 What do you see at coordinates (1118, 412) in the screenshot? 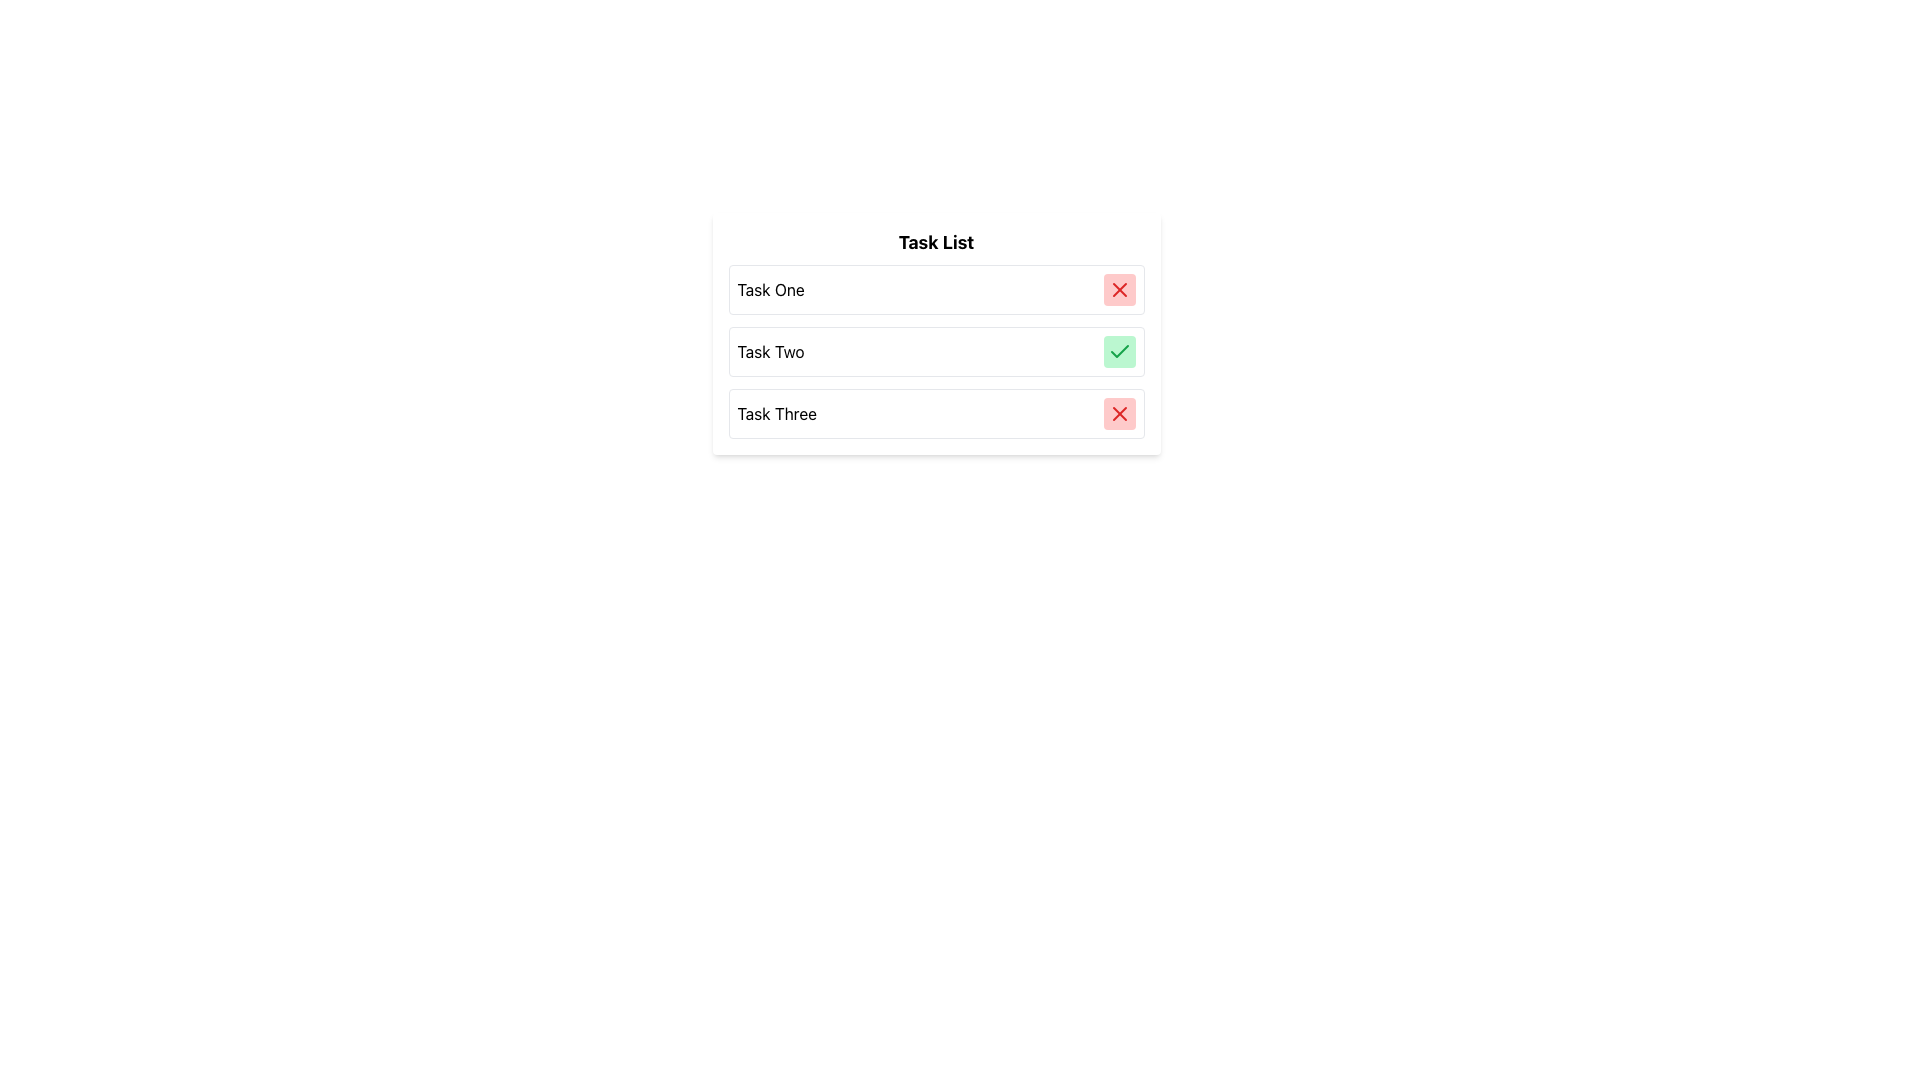
I see `the rounded red button with a white background and red 'X' icon located at the far right of the row labeled 'Task Three'` at bounding box center [1118, 412].